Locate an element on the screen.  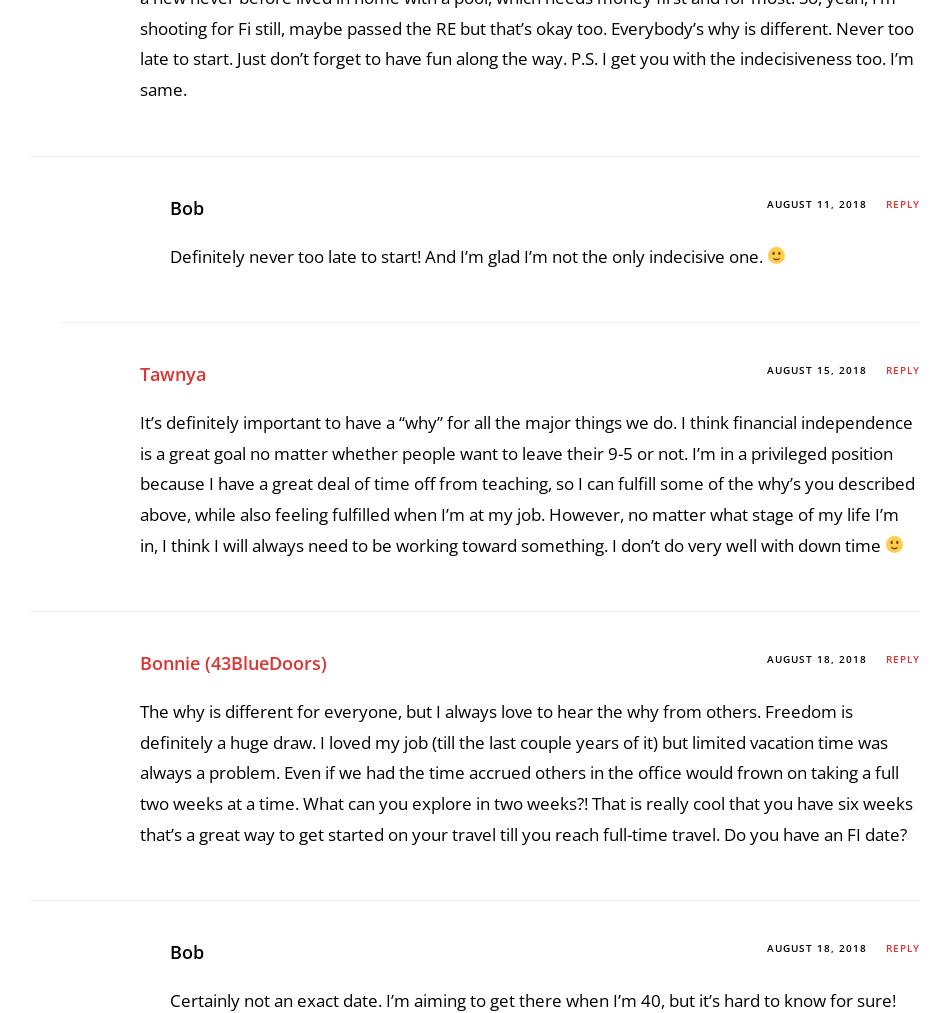
'Daisy' is located at coordinates (163, 479).